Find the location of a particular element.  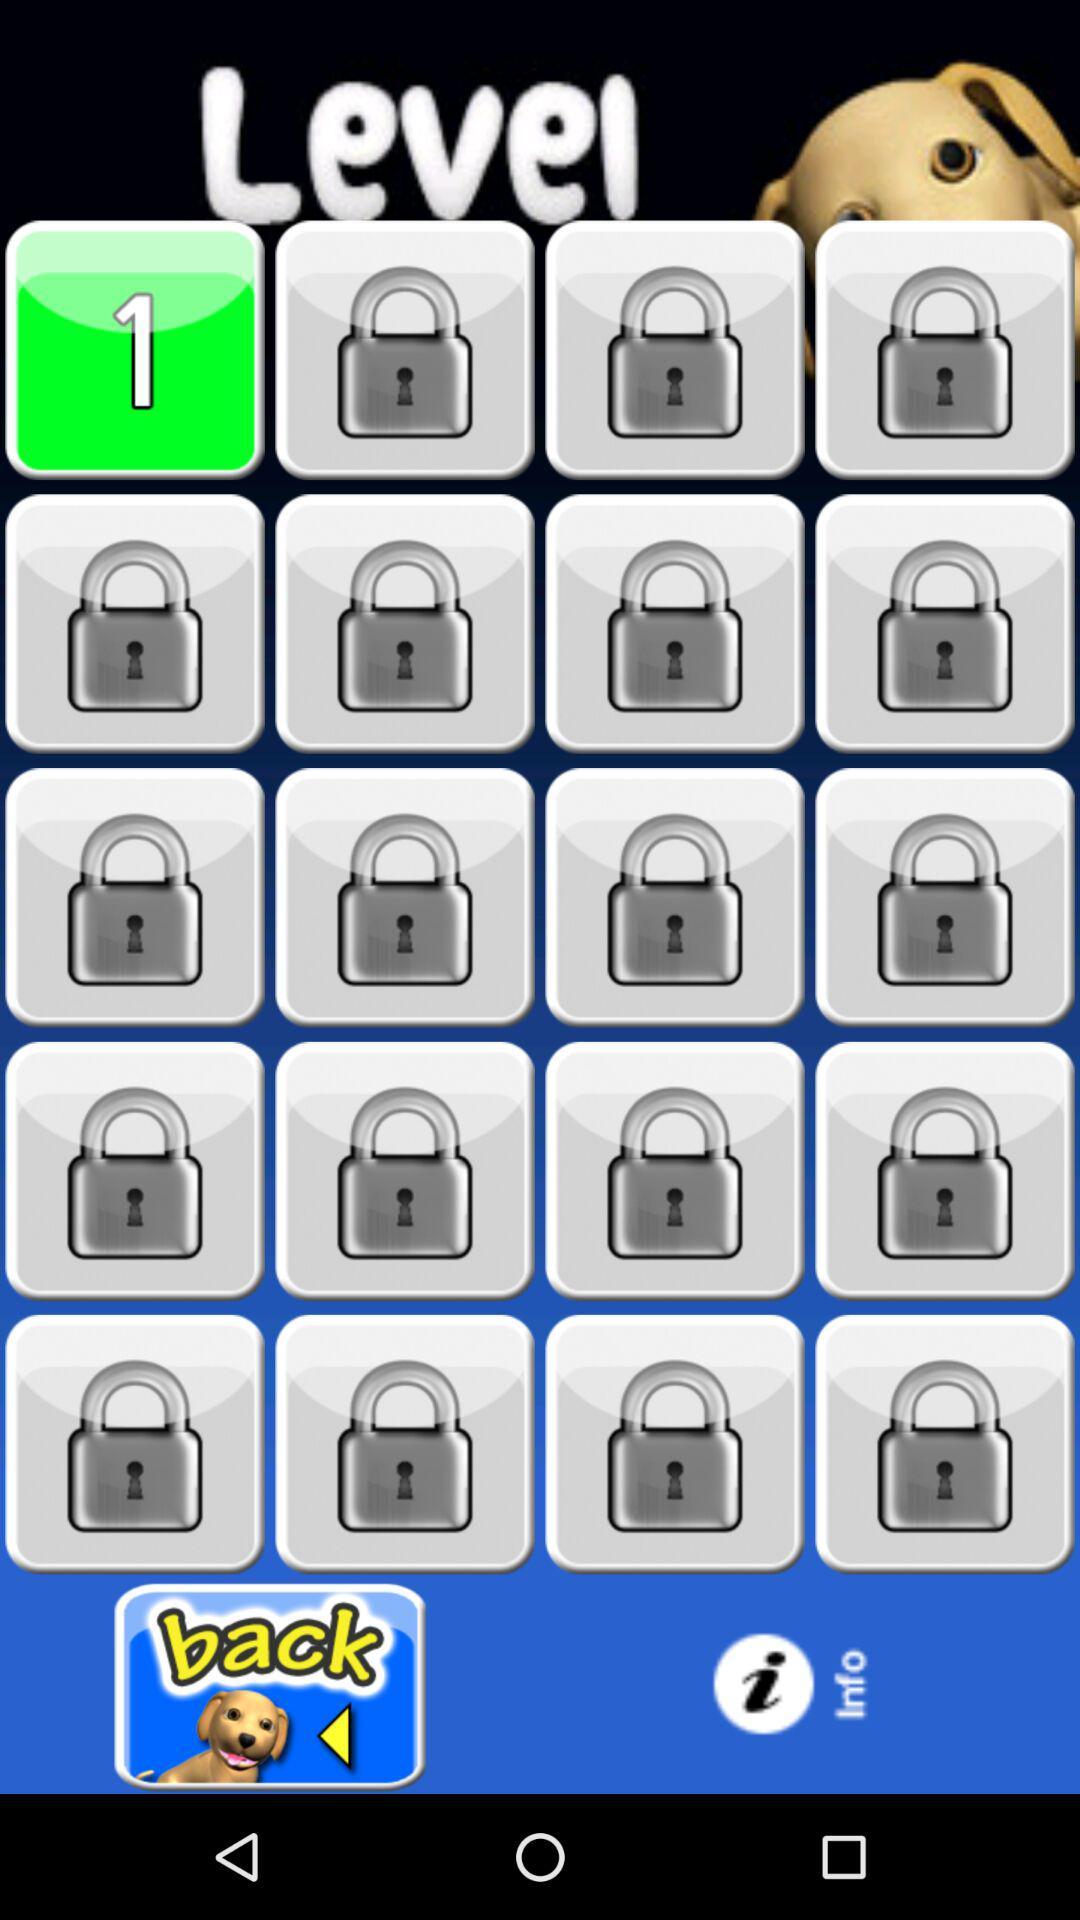

level 1 is located at coordinates (135, 350).